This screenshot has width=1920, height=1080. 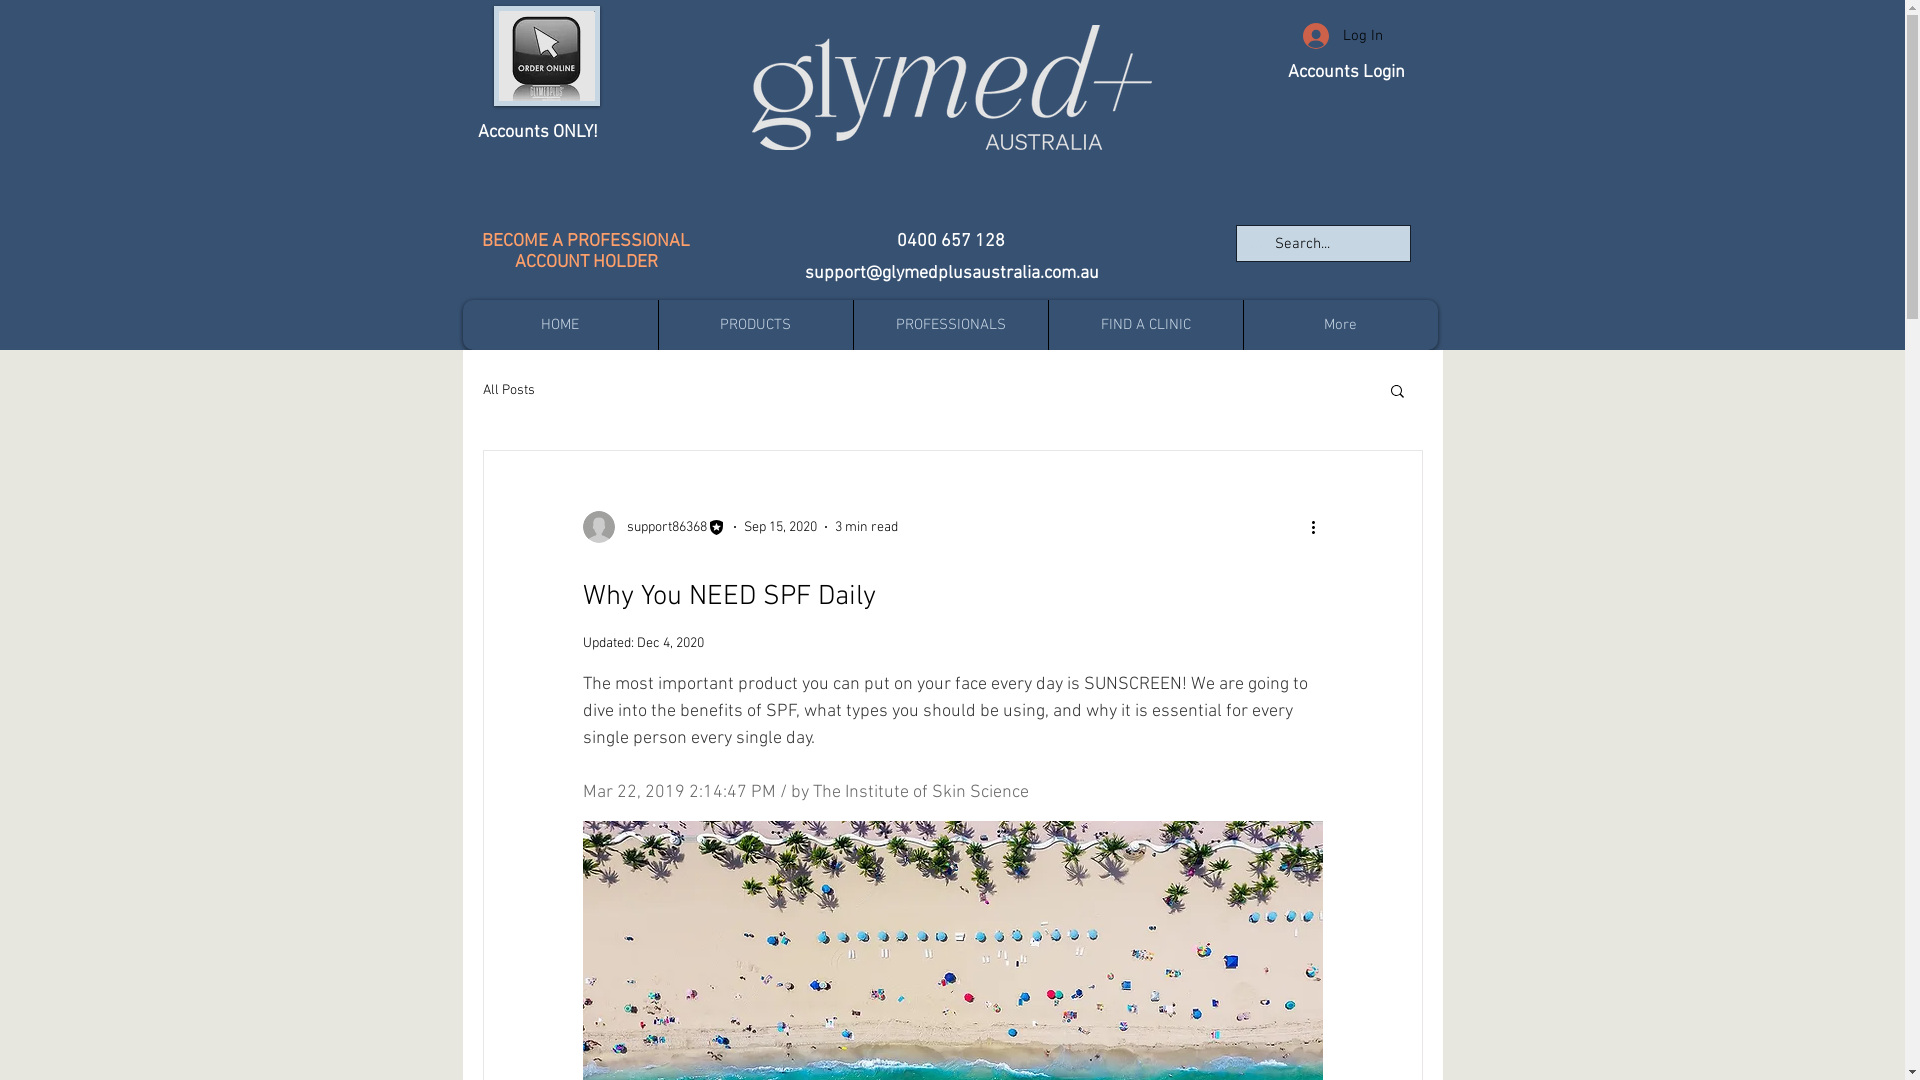 What do you see at coordinates (559, 323) in the screenshot?
I see `'HOME'` at bounding box center [559, 323].